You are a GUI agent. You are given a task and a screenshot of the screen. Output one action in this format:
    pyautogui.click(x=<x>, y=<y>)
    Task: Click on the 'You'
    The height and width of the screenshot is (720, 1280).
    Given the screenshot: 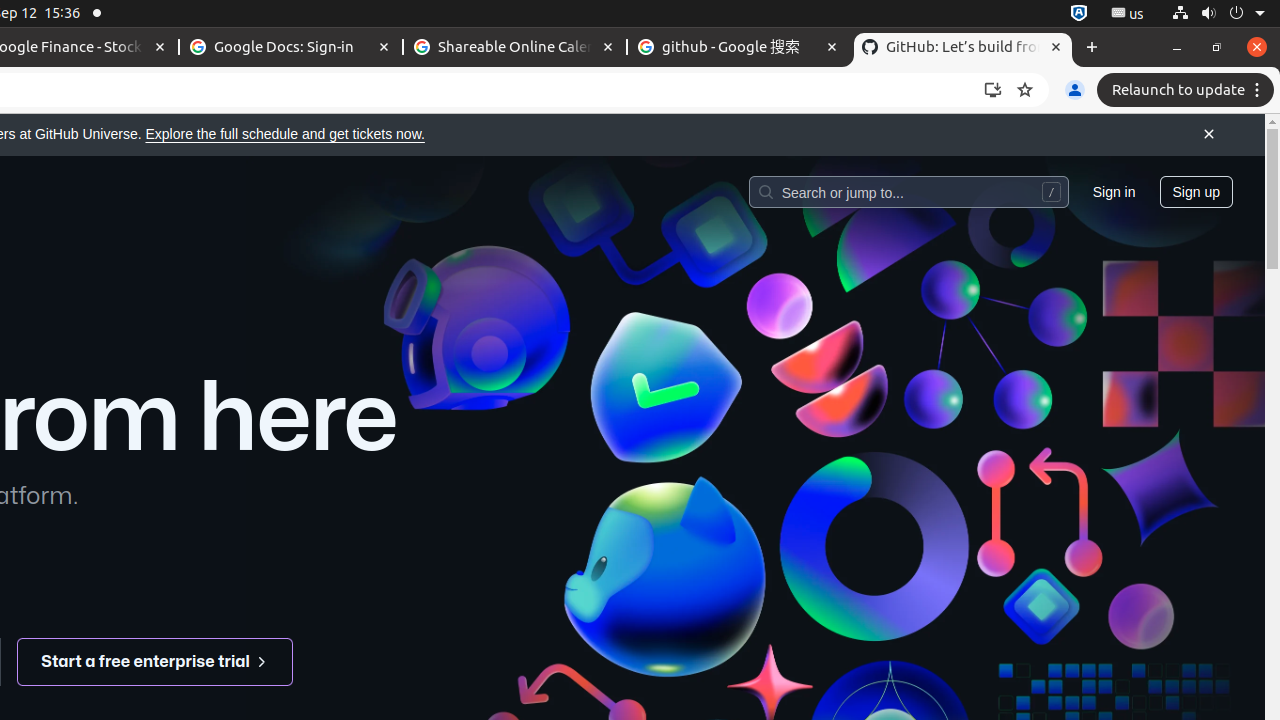 What is the action you would take?
    pyautogui.click(x=1073, y=90)
    